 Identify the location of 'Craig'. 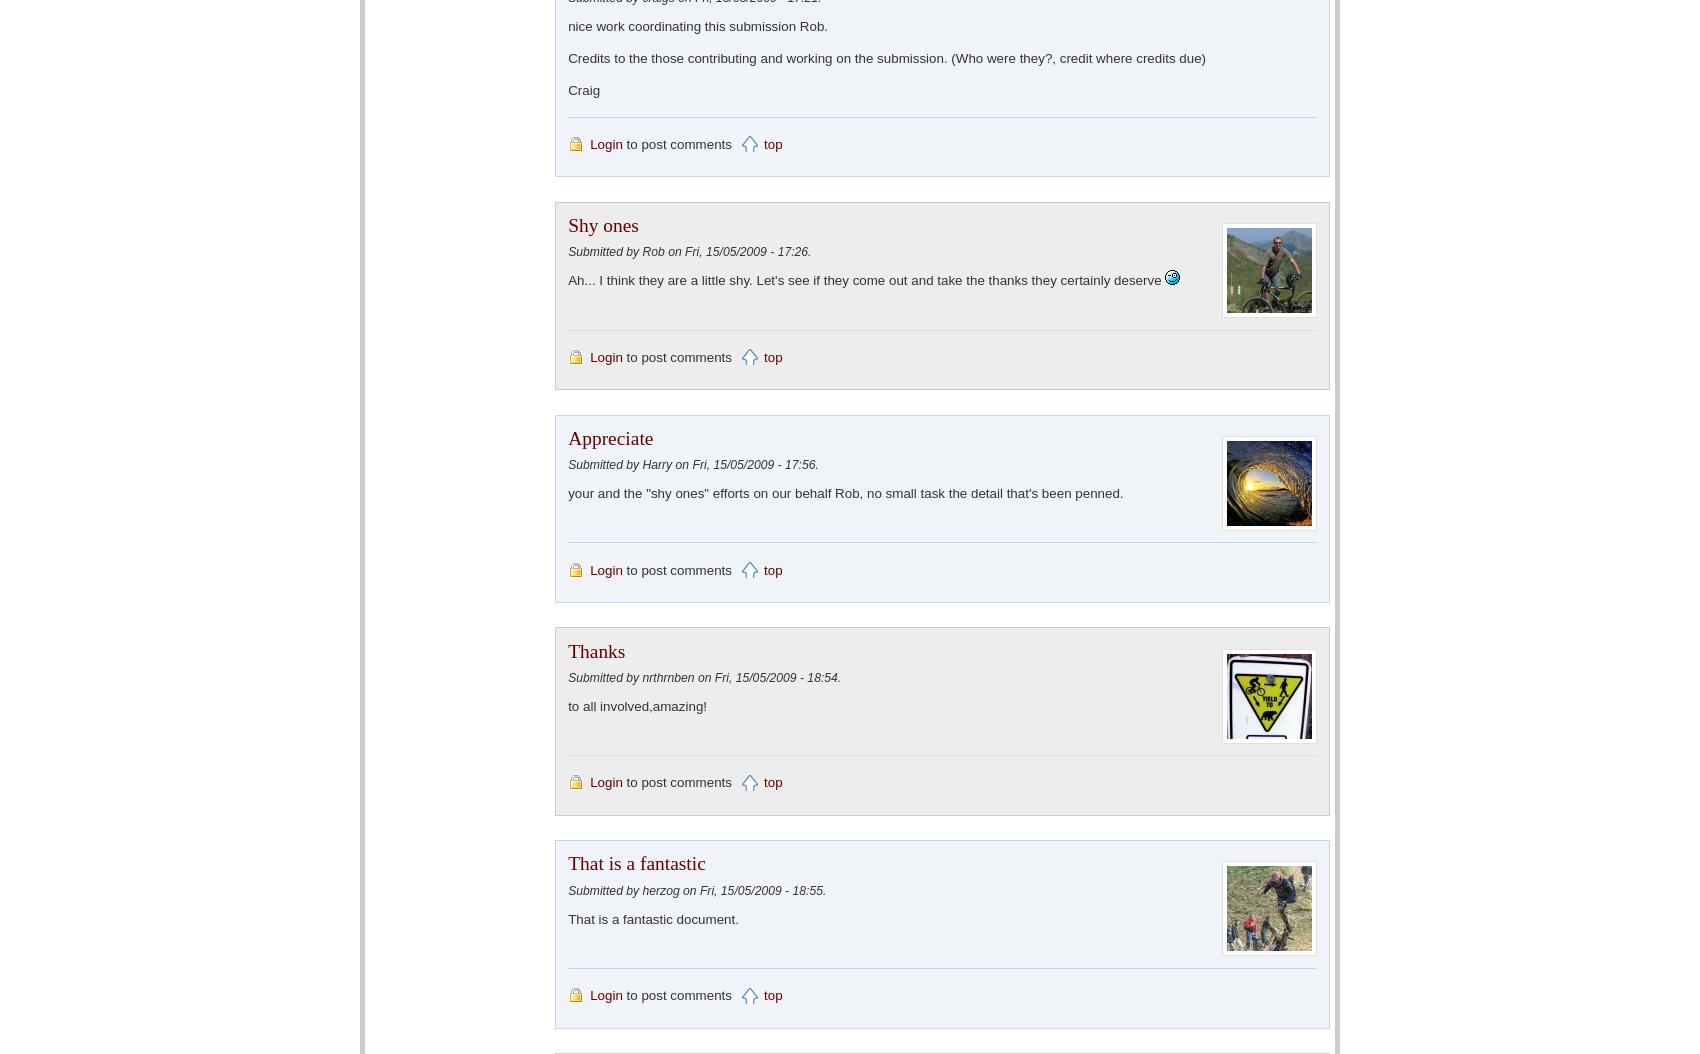
(582, 88).